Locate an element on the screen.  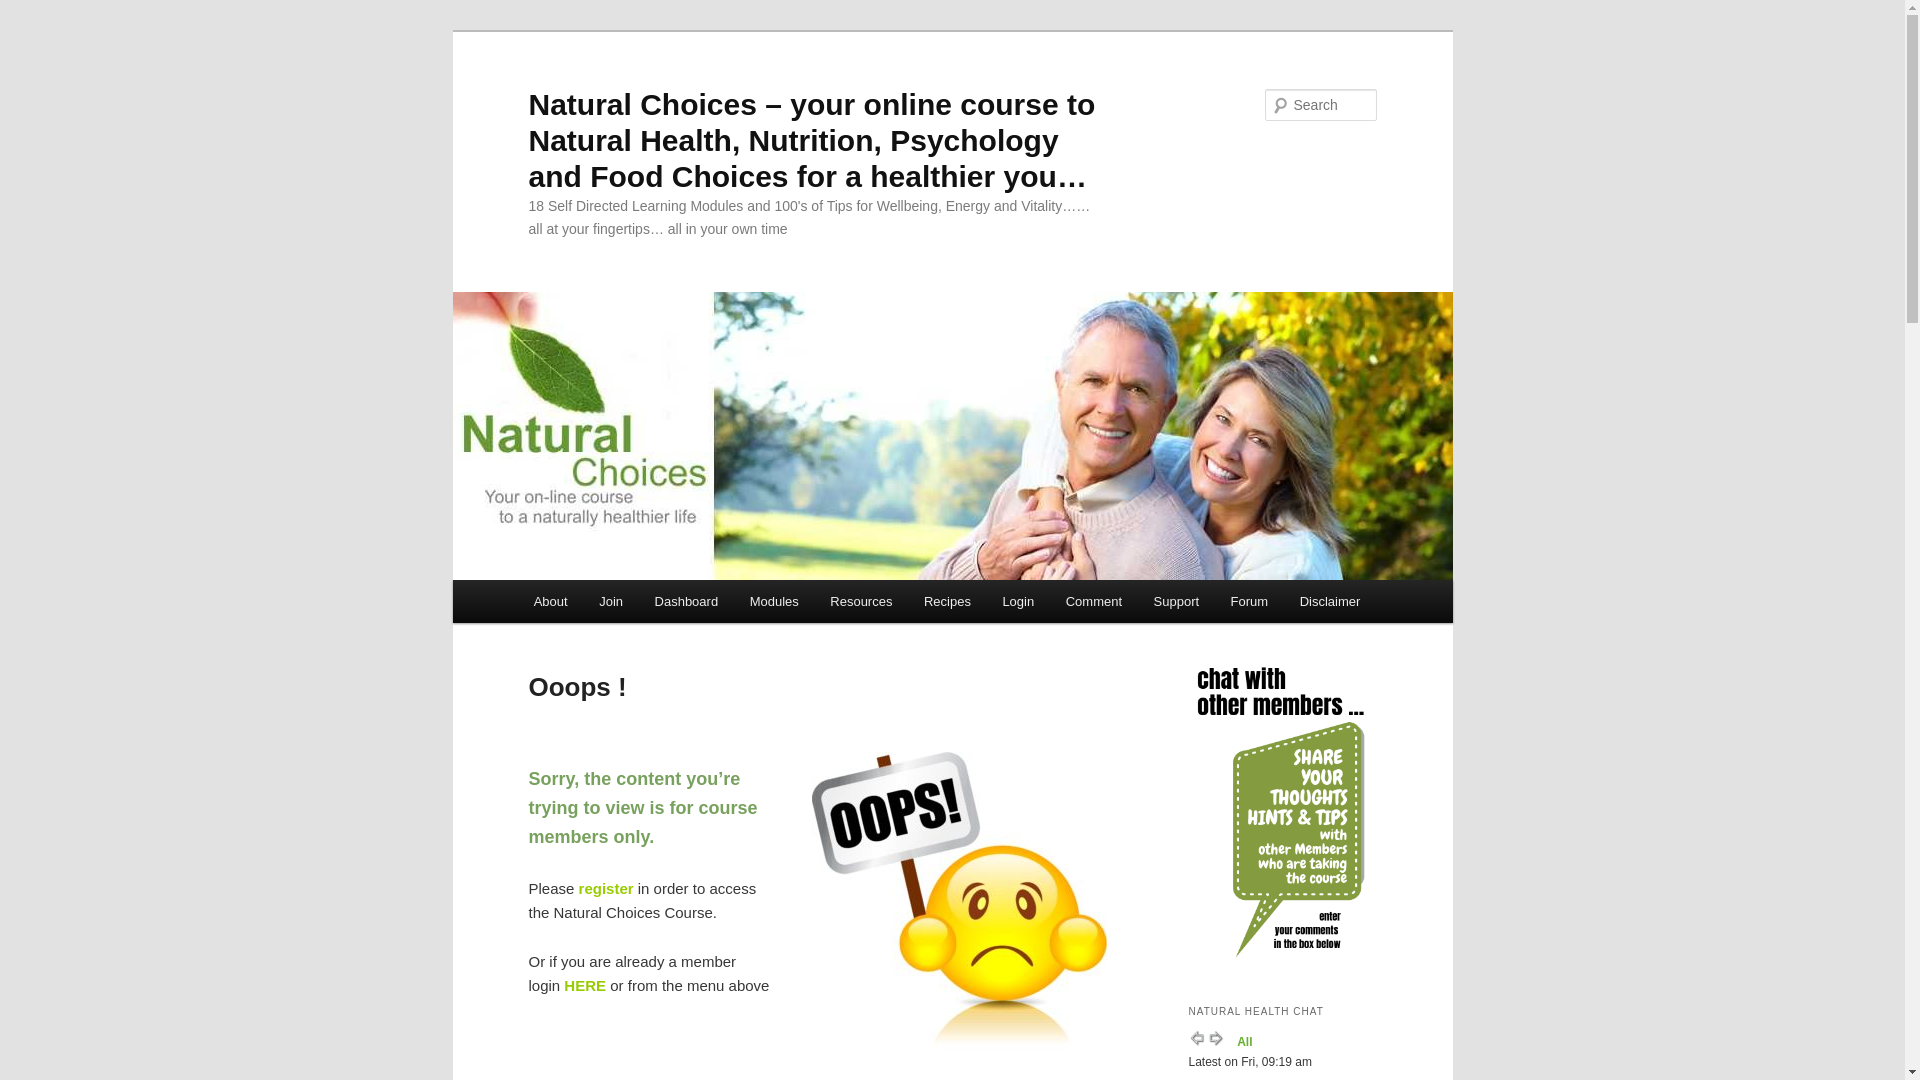
'register' is located at coordinates (605, 887).